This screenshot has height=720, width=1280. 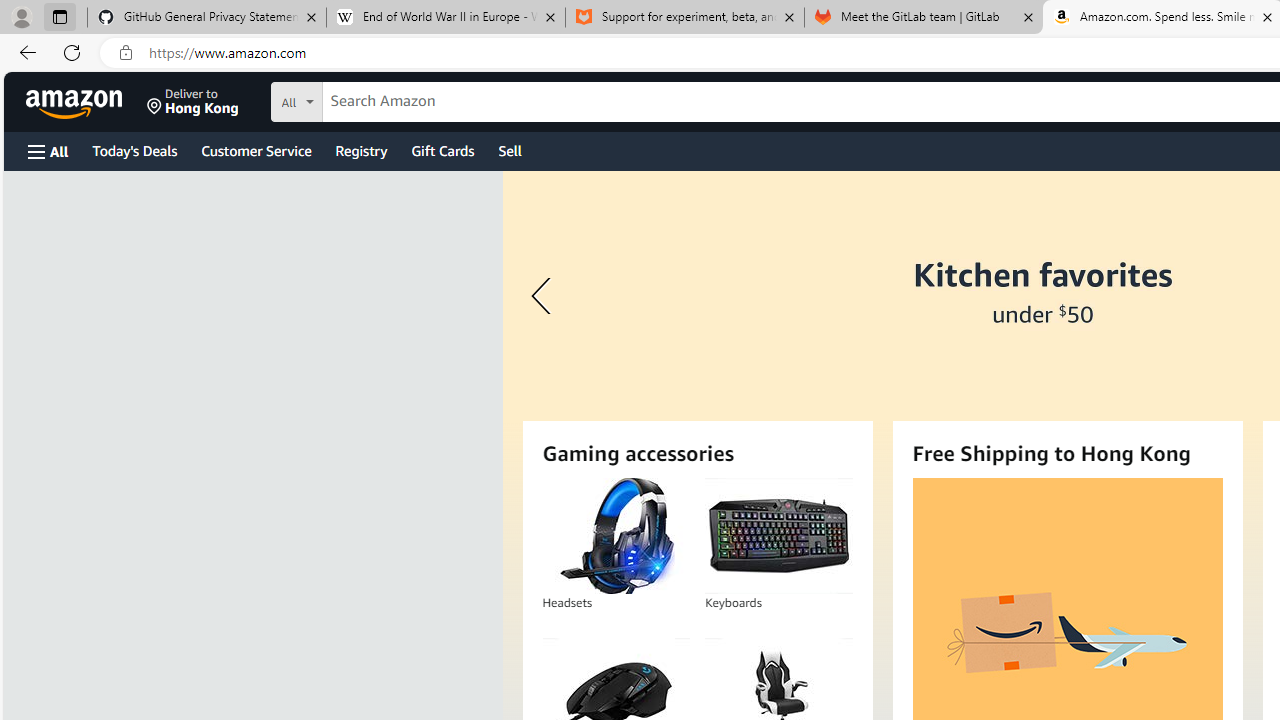 What do you see at coordinates (441, 149) in the screenshot?
I see `'Gift Cards'` at bounding box center [441, 149].